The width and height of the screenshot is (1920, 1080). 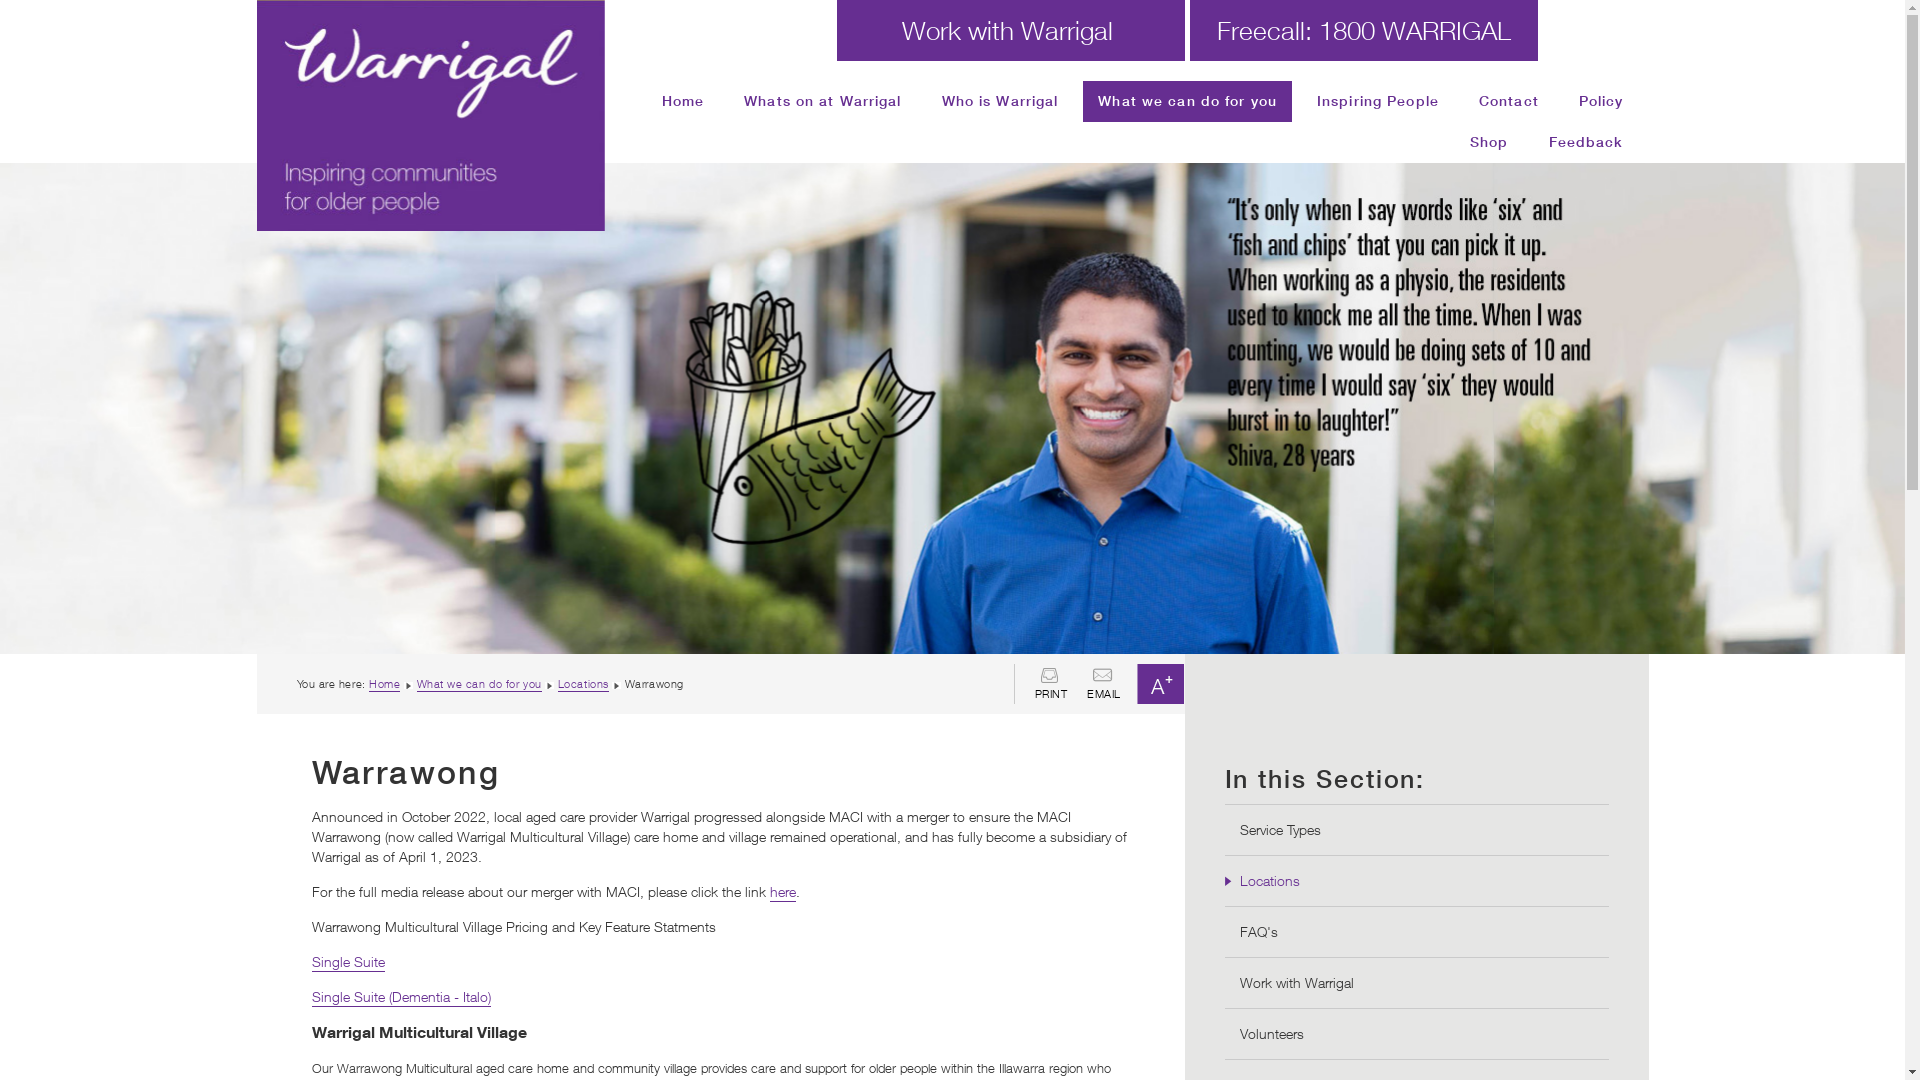 I want to click on 'Who is Warrigal', so click(x=1000, y=101).